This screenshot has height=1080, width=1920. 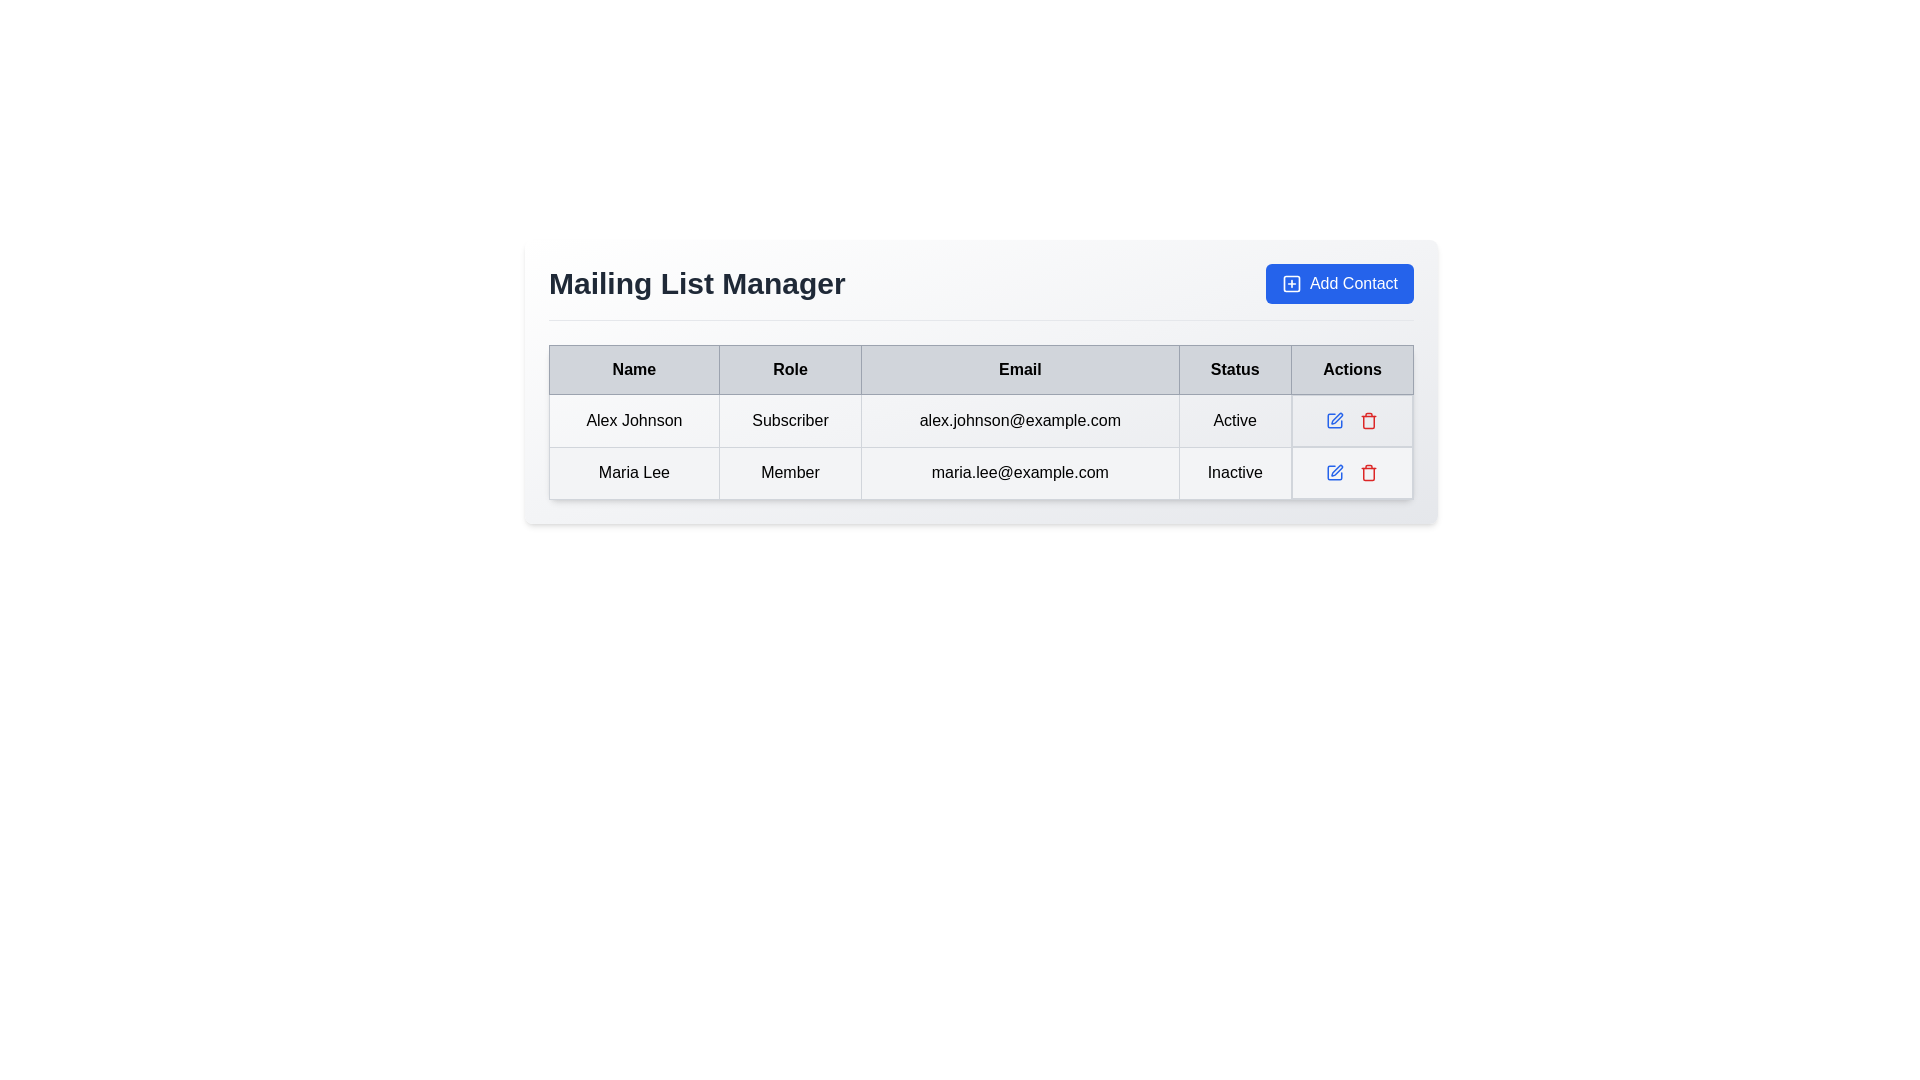 I want to click on the second row of the table that displays user entry details including name, role, email, and status, so click(x=981, y=446).